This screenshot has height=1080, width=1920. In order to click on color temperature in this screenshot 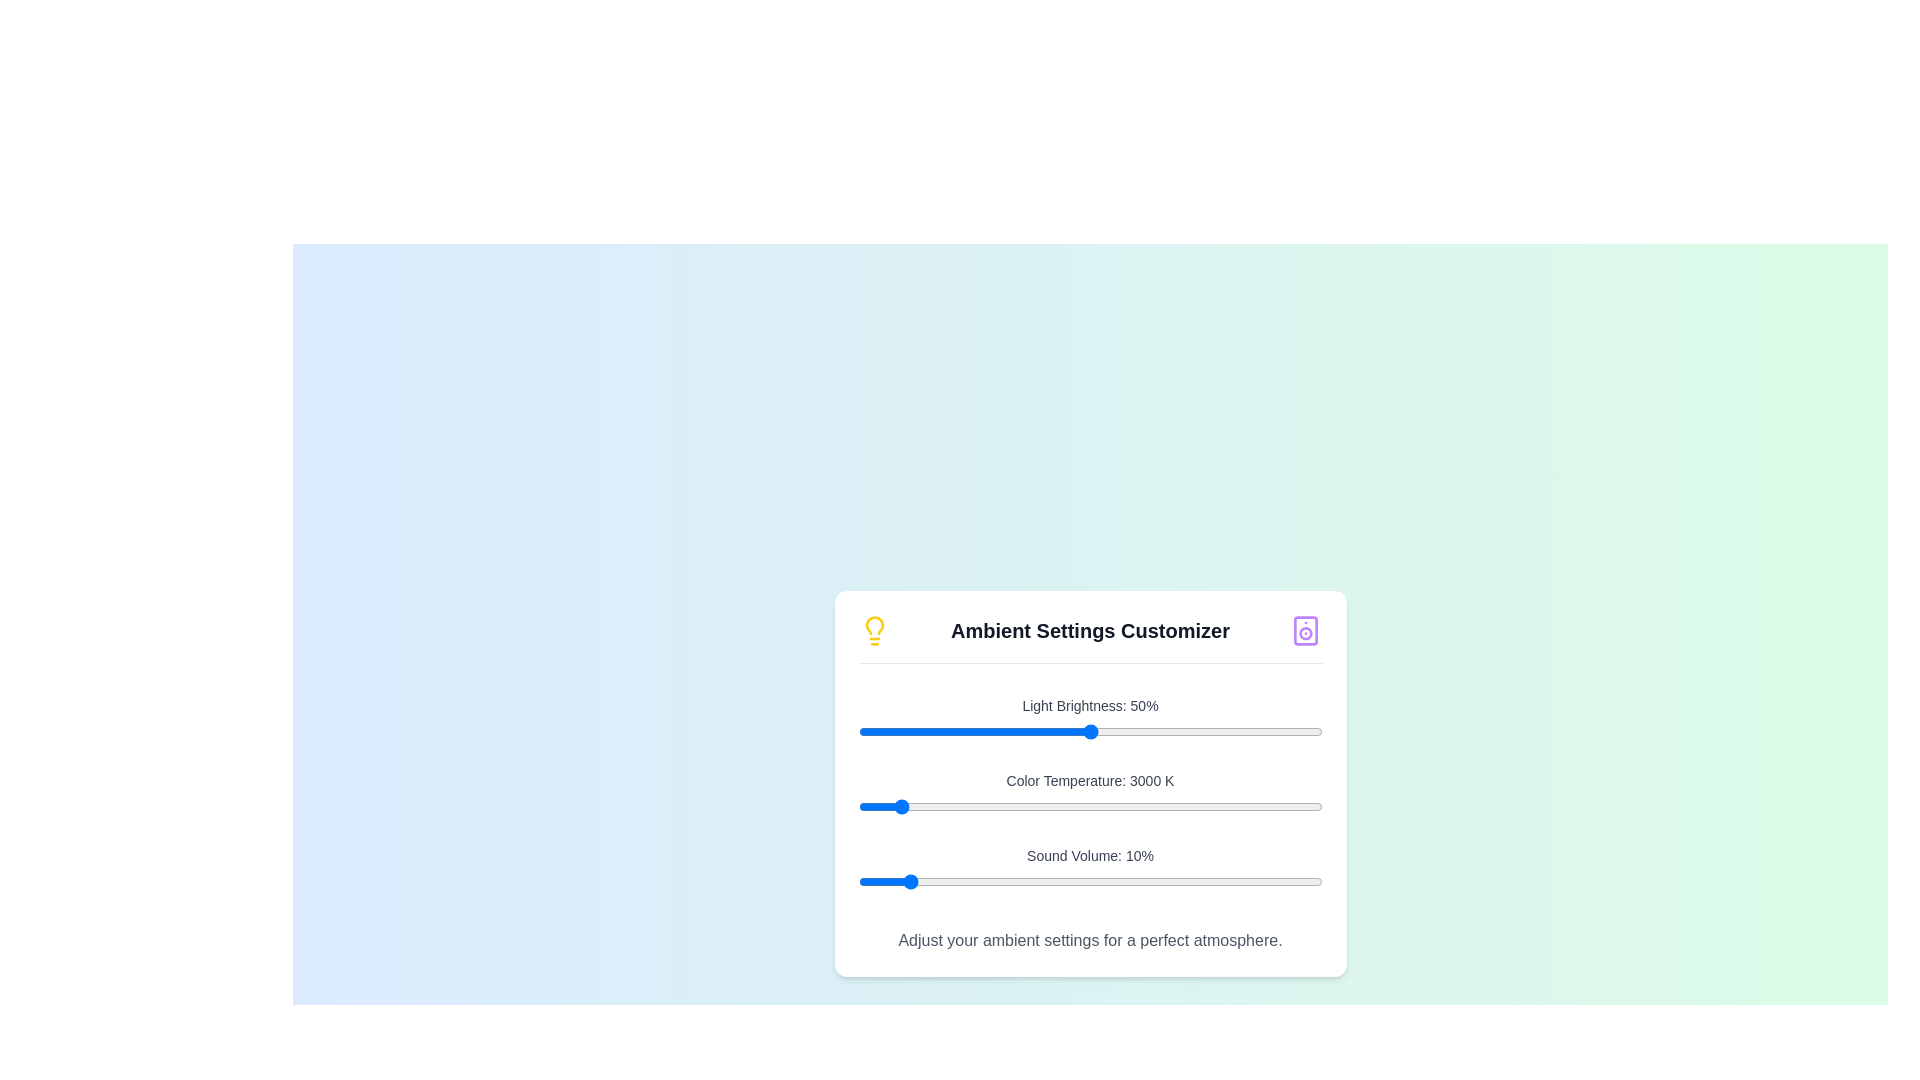, I will do `click(1129, 805)`.